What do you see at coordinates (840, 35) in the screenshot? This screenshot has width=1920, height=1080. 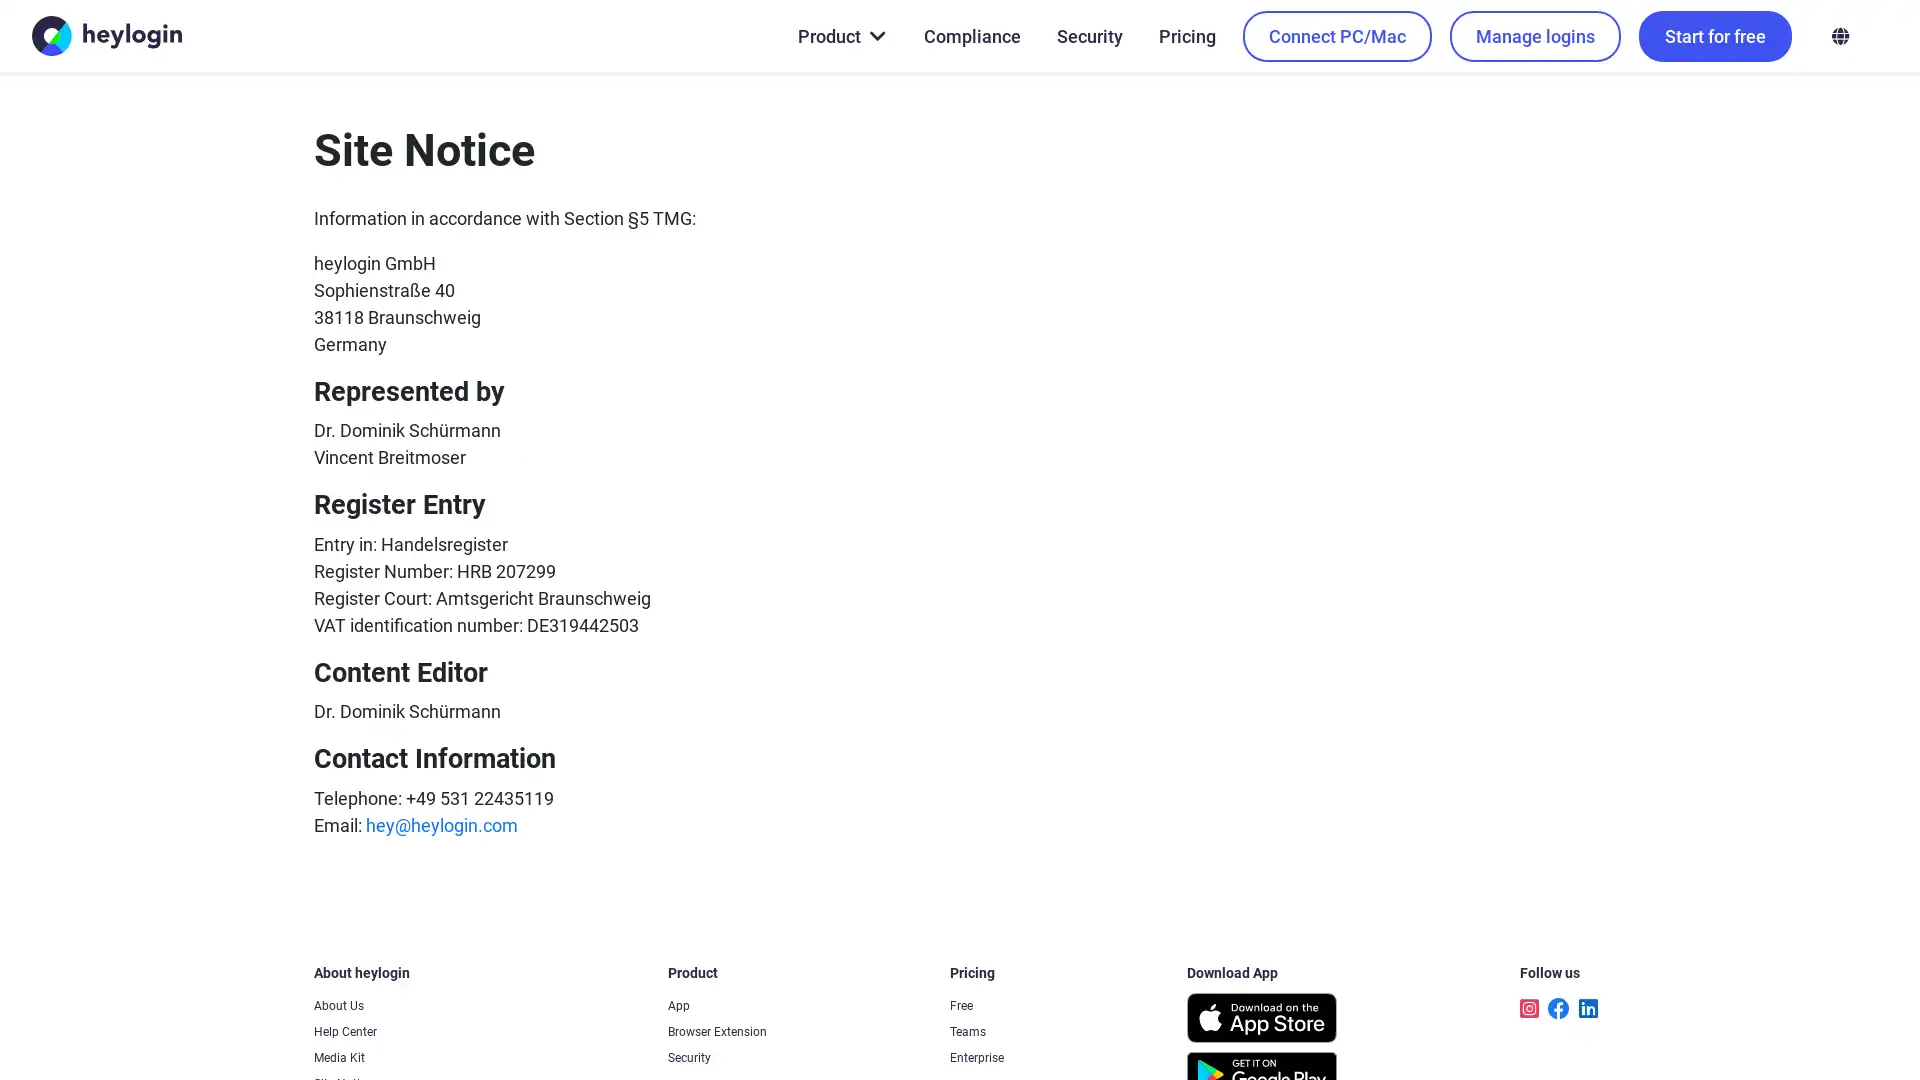 I see `Product` at bounding box center [840, 35].